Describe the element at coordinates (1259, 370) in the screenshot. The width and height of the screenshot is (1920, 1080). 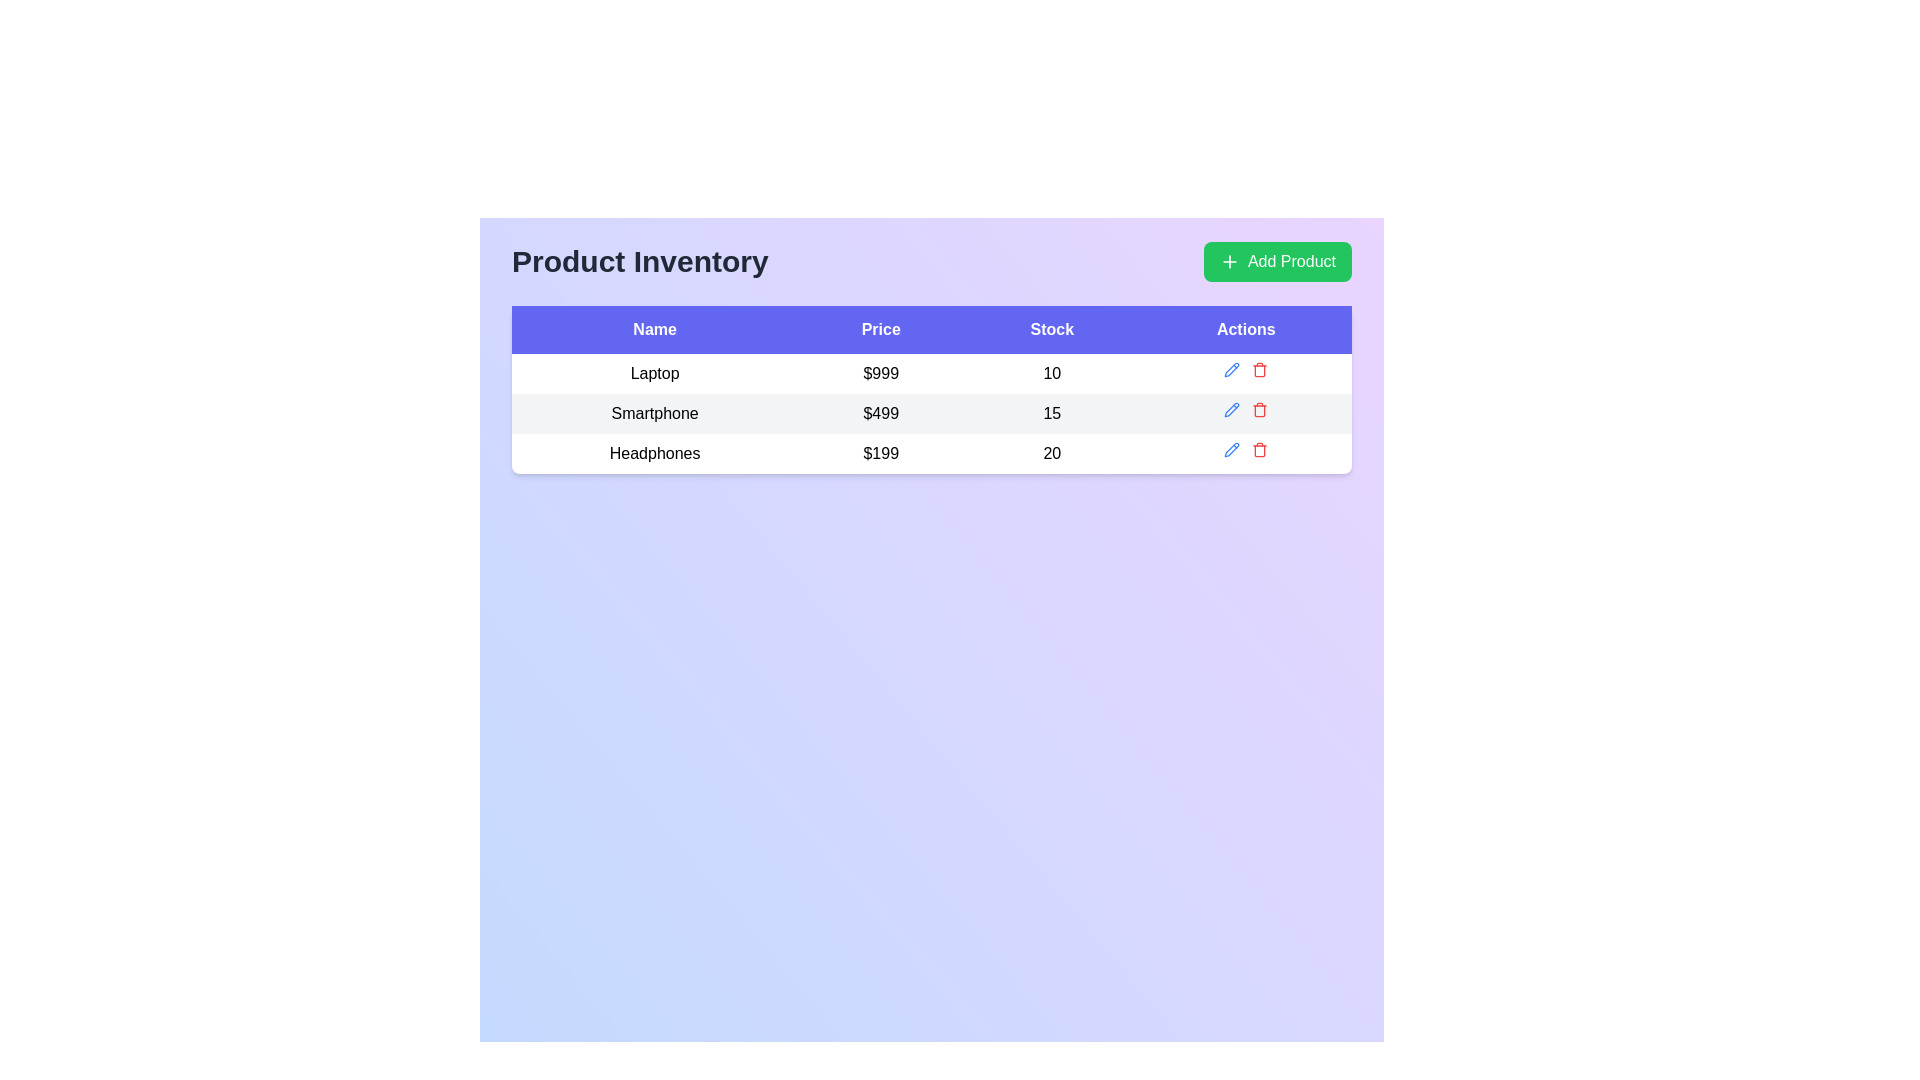
I see `the delete button located in the first row of the 'Actions' column under the 'Product Inventory' header` at that location.